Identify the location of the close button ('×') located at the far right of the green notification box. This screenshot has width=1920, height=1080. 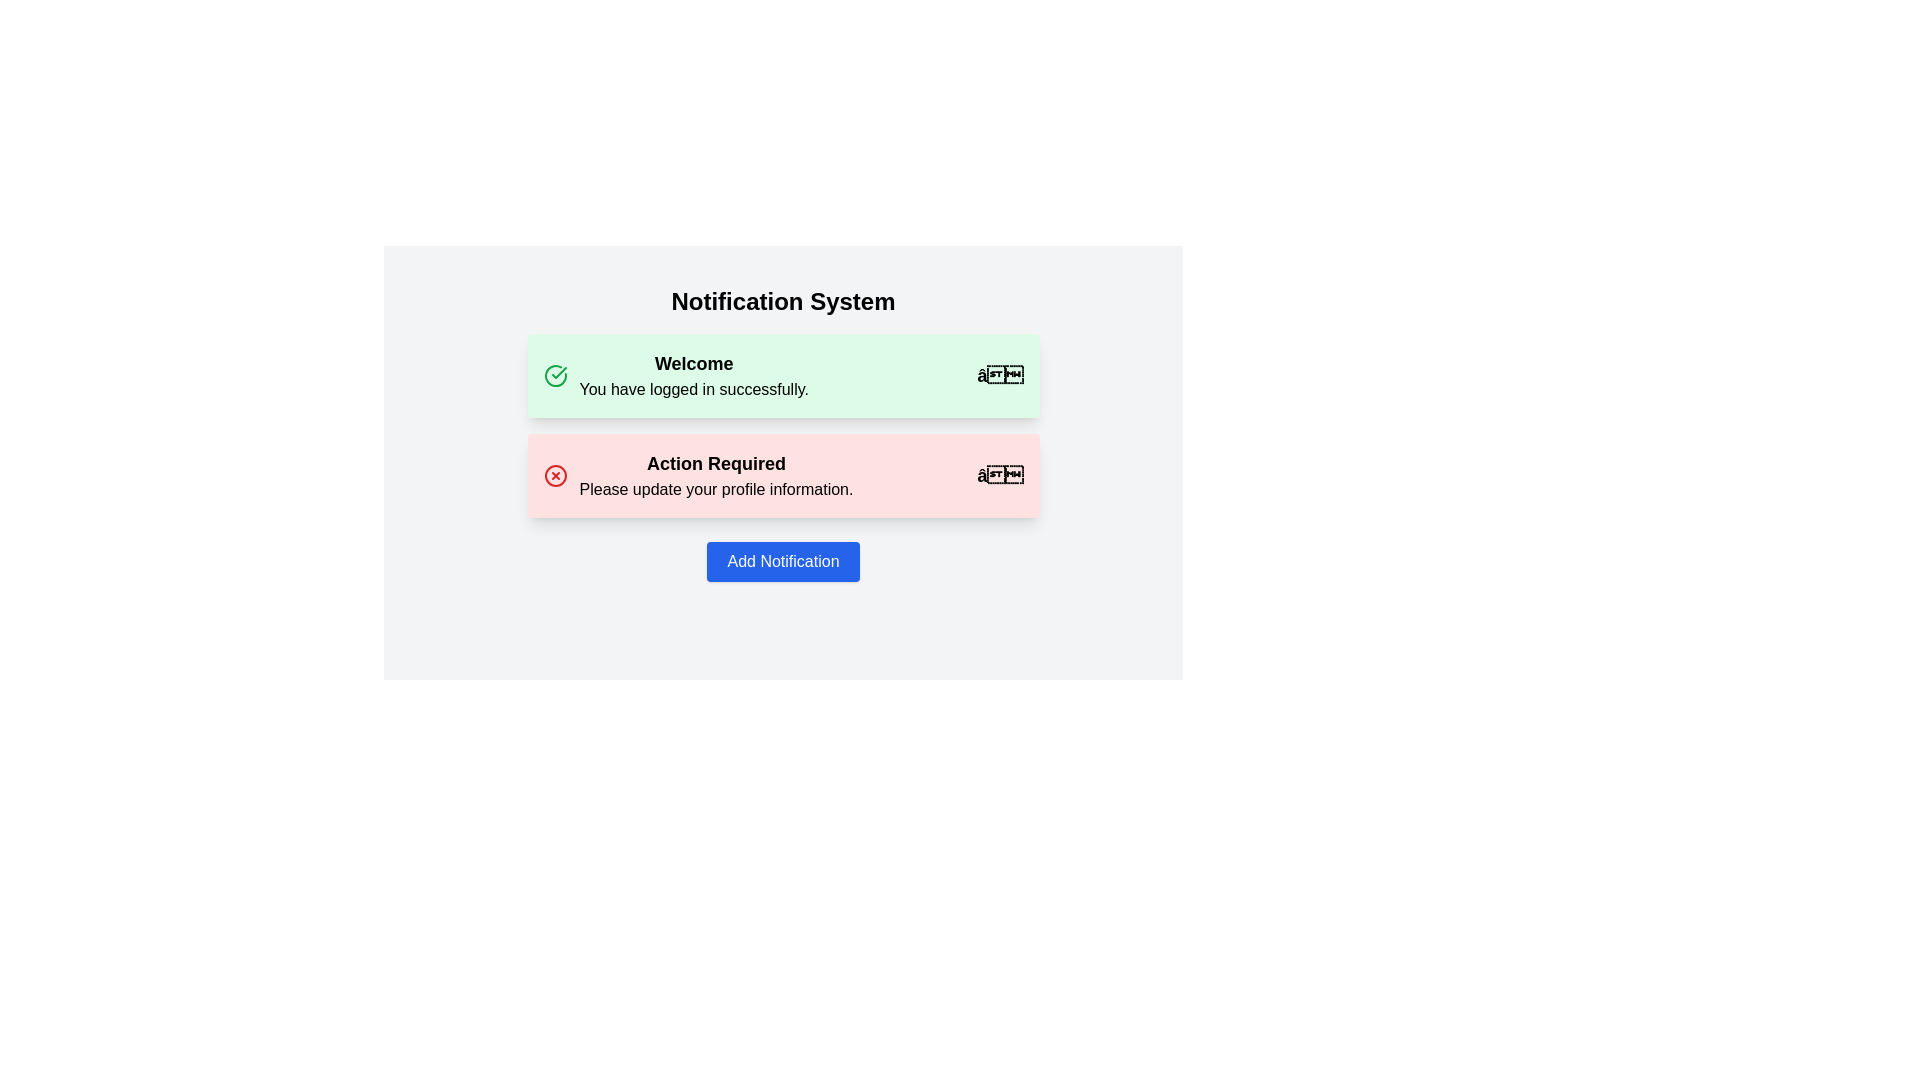
(1000, 375).